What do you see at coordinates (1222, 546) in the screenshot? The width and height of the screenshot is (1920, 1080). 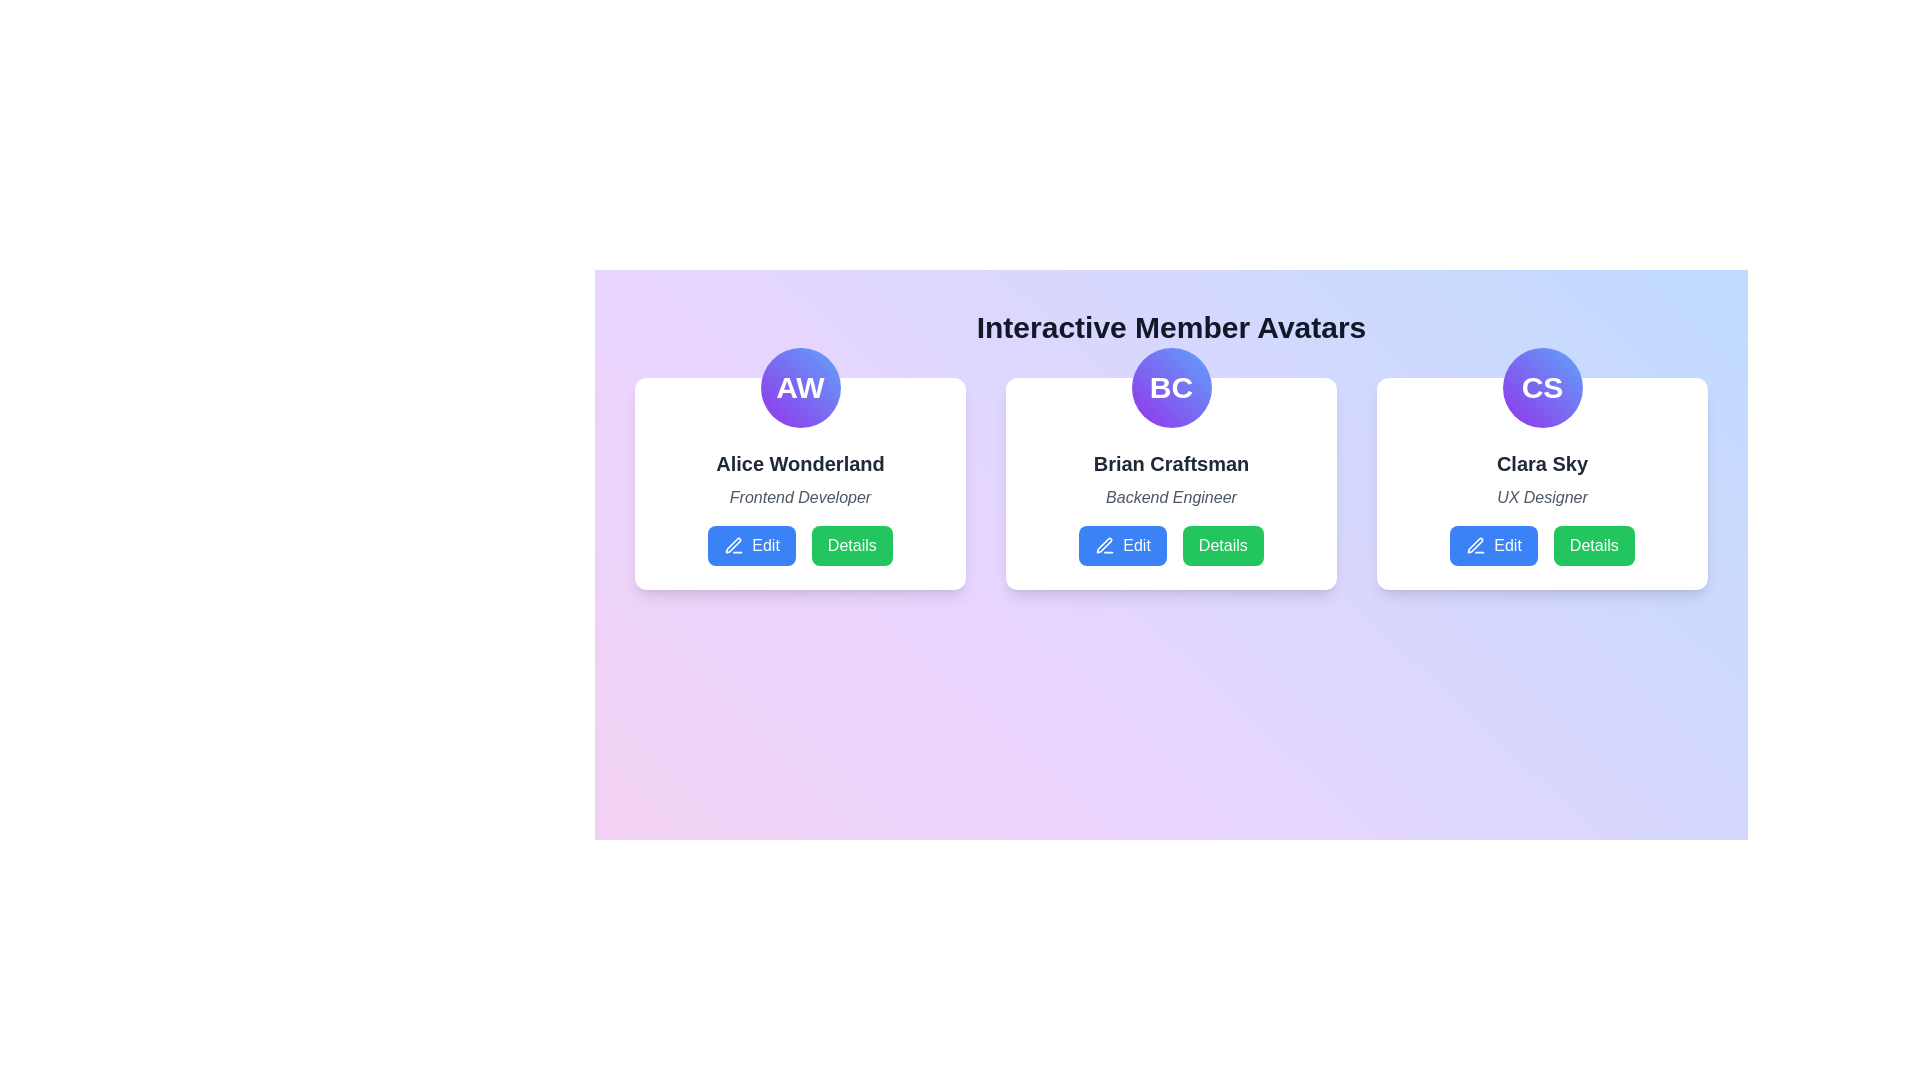 I see `the 'Details' button, which is the second button in the profile card, to observe hover effects` at bounding box center [1222, 546].